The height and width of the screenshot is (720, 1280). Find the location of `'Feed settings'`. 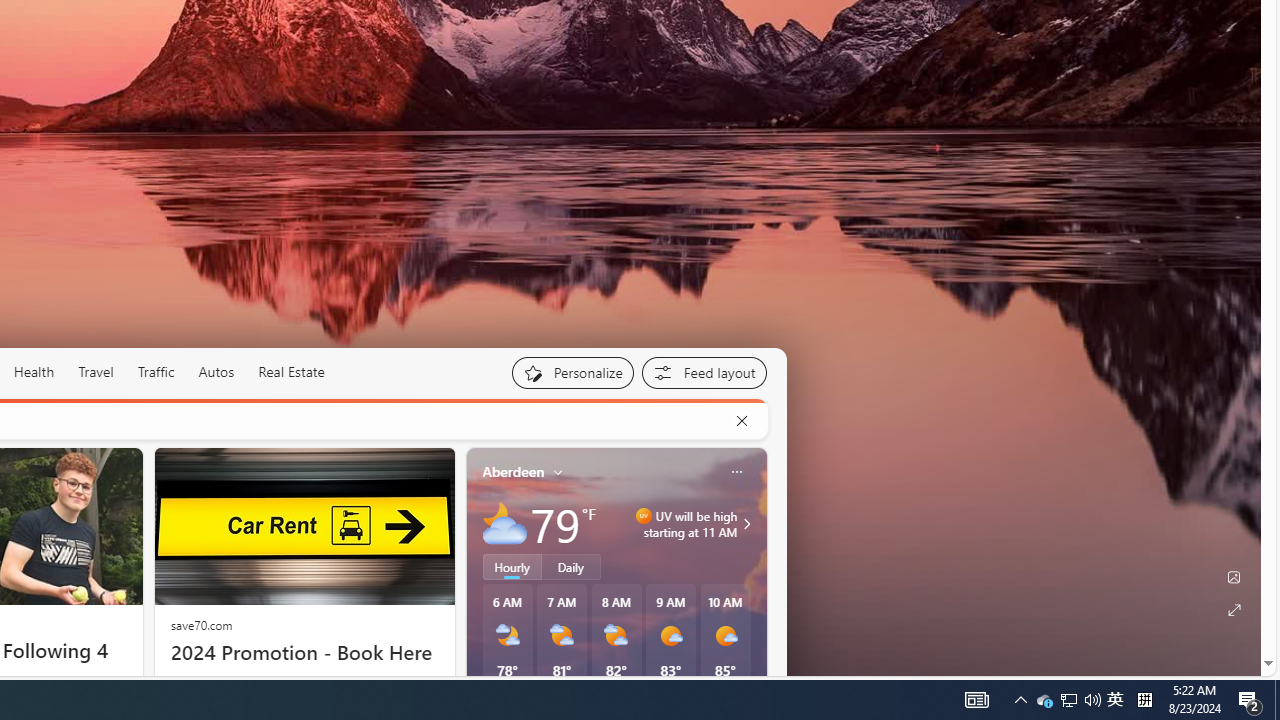

'Feed settings' is located at coordinates (704, 372).